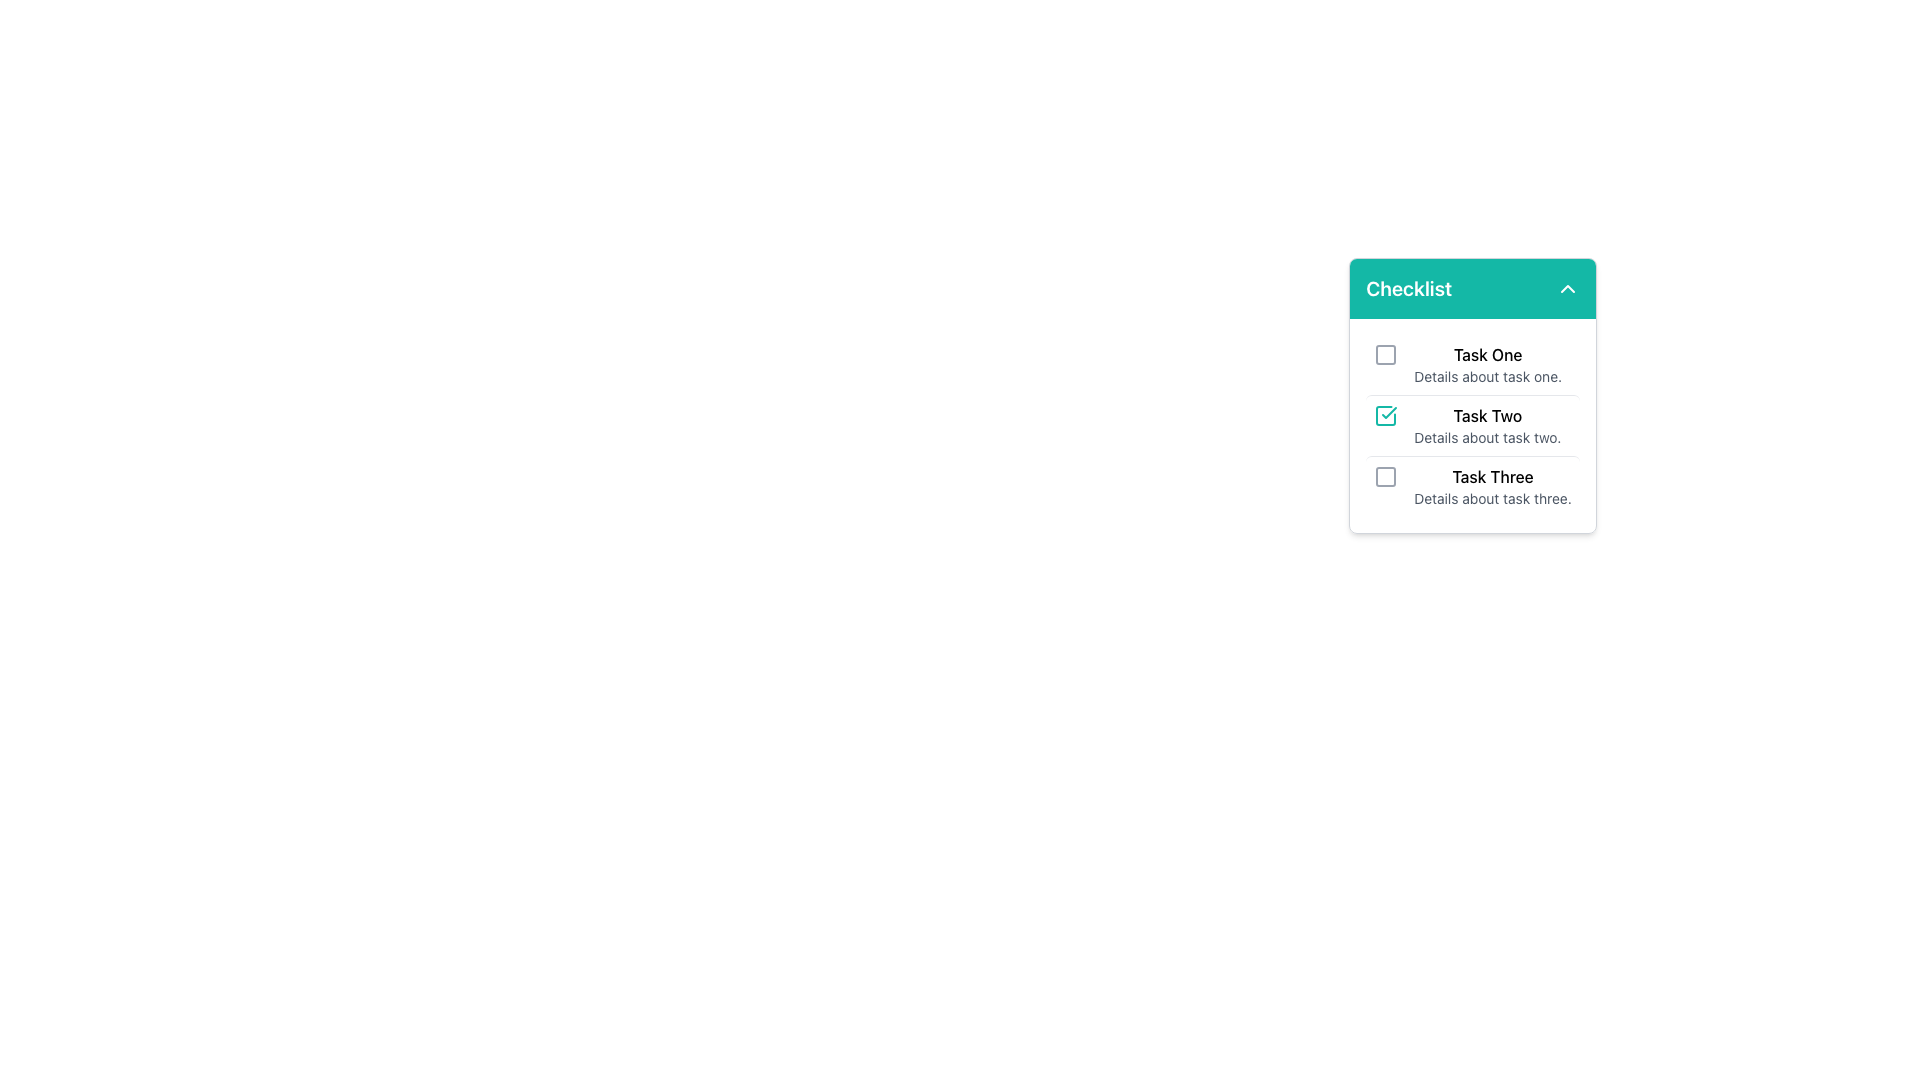  What do you see at coordinates (1566, 289) in the screenshot?
I see `the chevron-up icon located at the top right corner of the teal header bar within the checklist UI` at bounding box center [1566, 289].